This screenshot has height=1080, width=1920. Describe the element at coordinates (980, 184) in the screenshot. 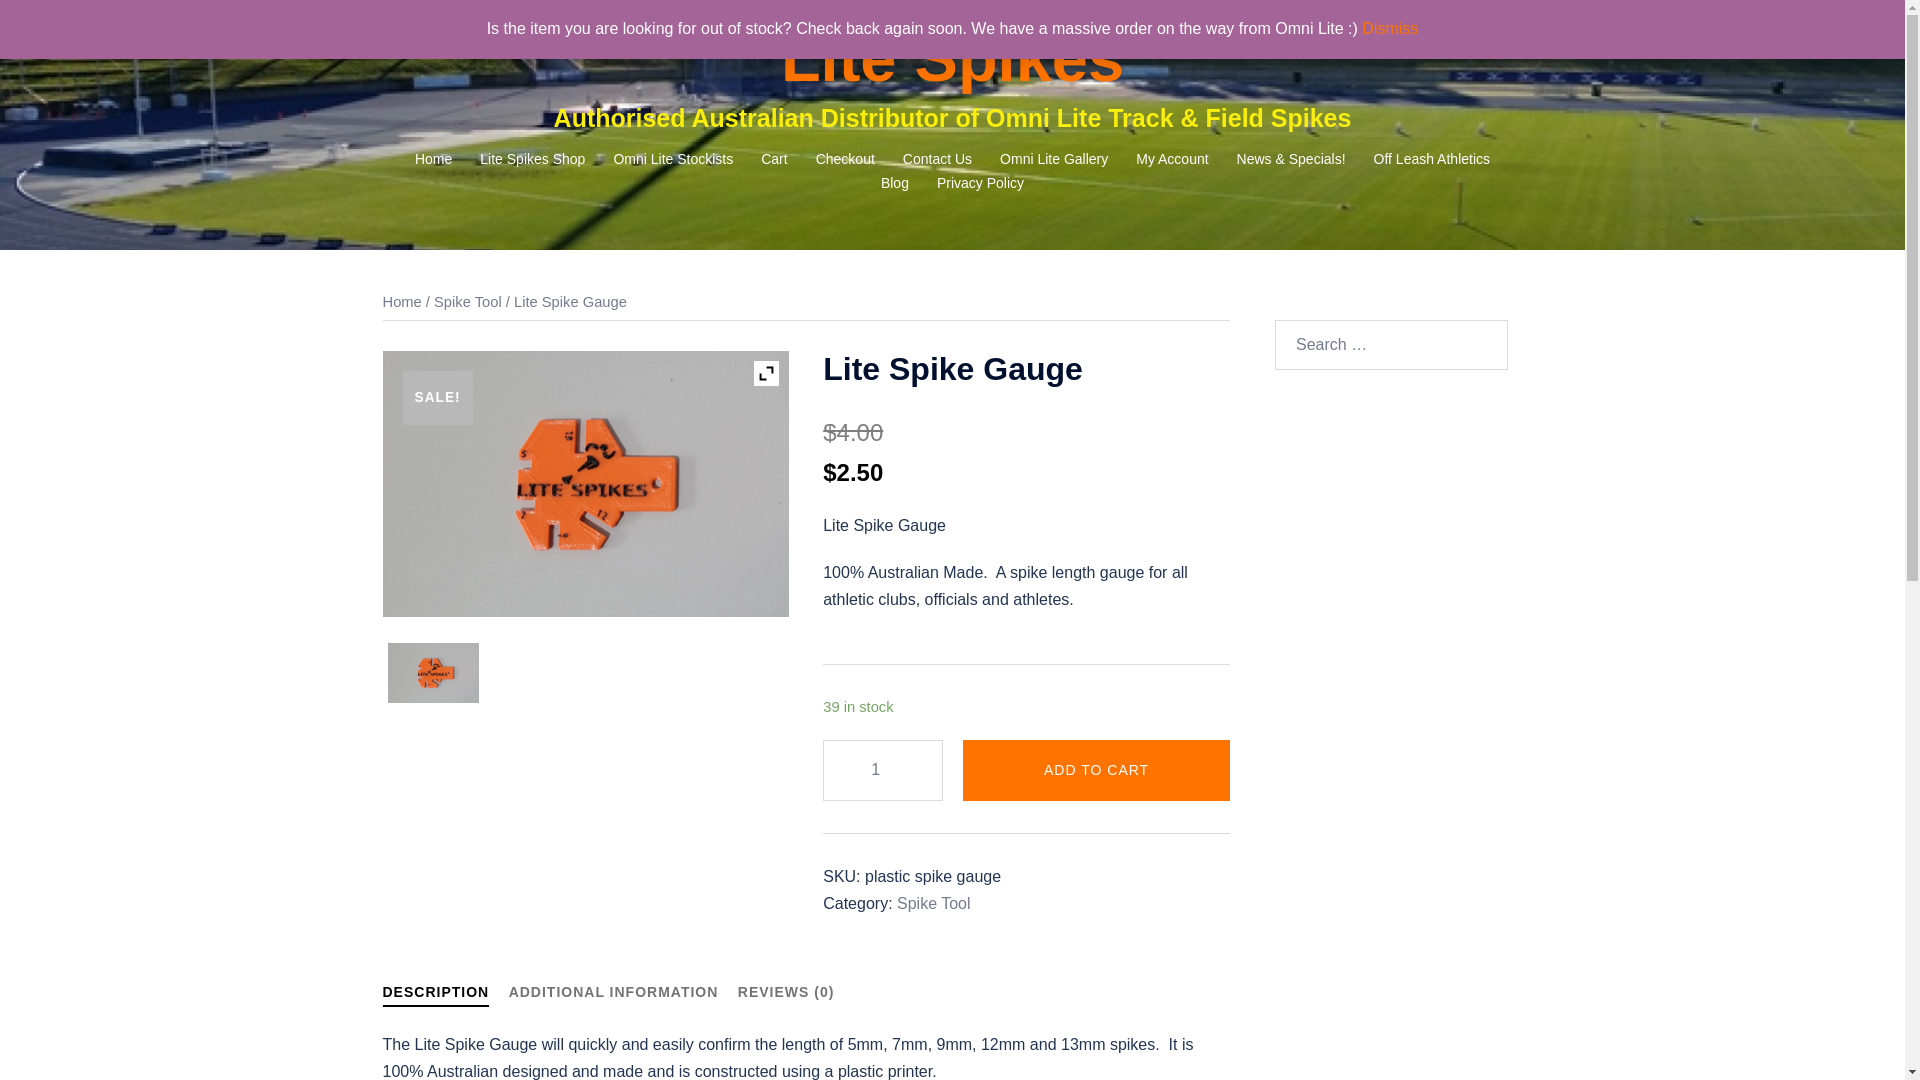

I see `'Privacy Policy'` at that location.